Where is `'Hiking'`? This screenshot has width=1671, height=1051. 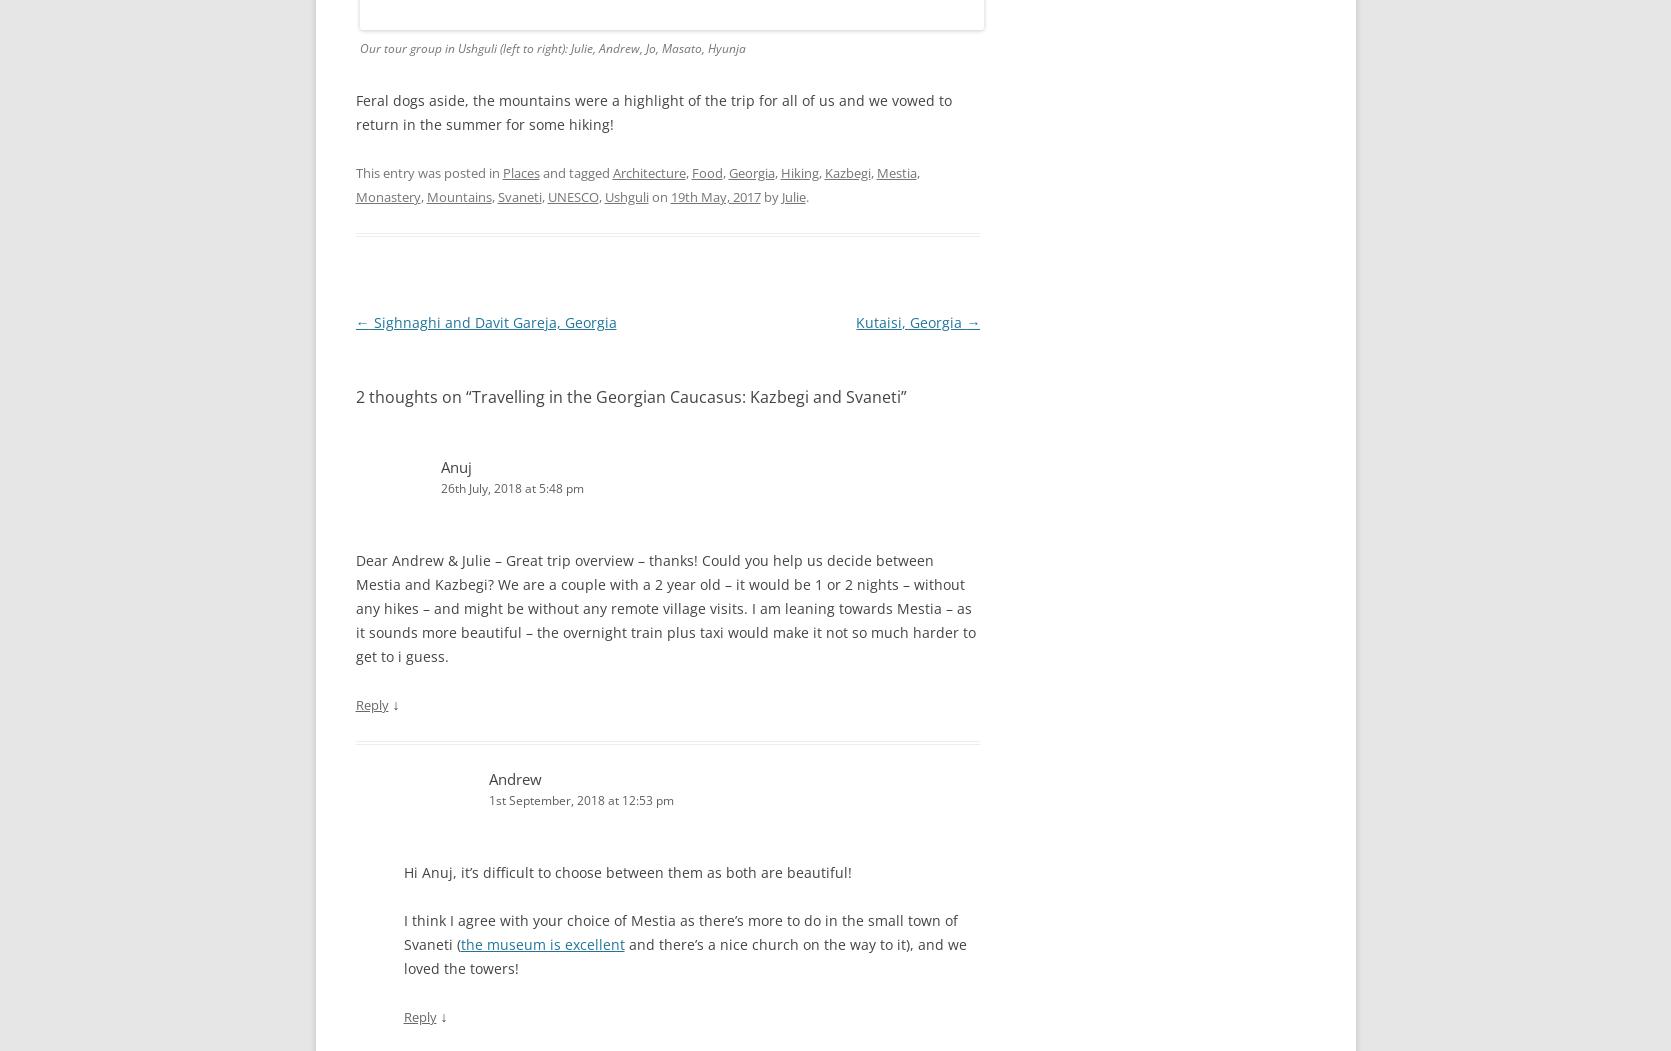
'Hiking' is located at coordinates (799, 172).